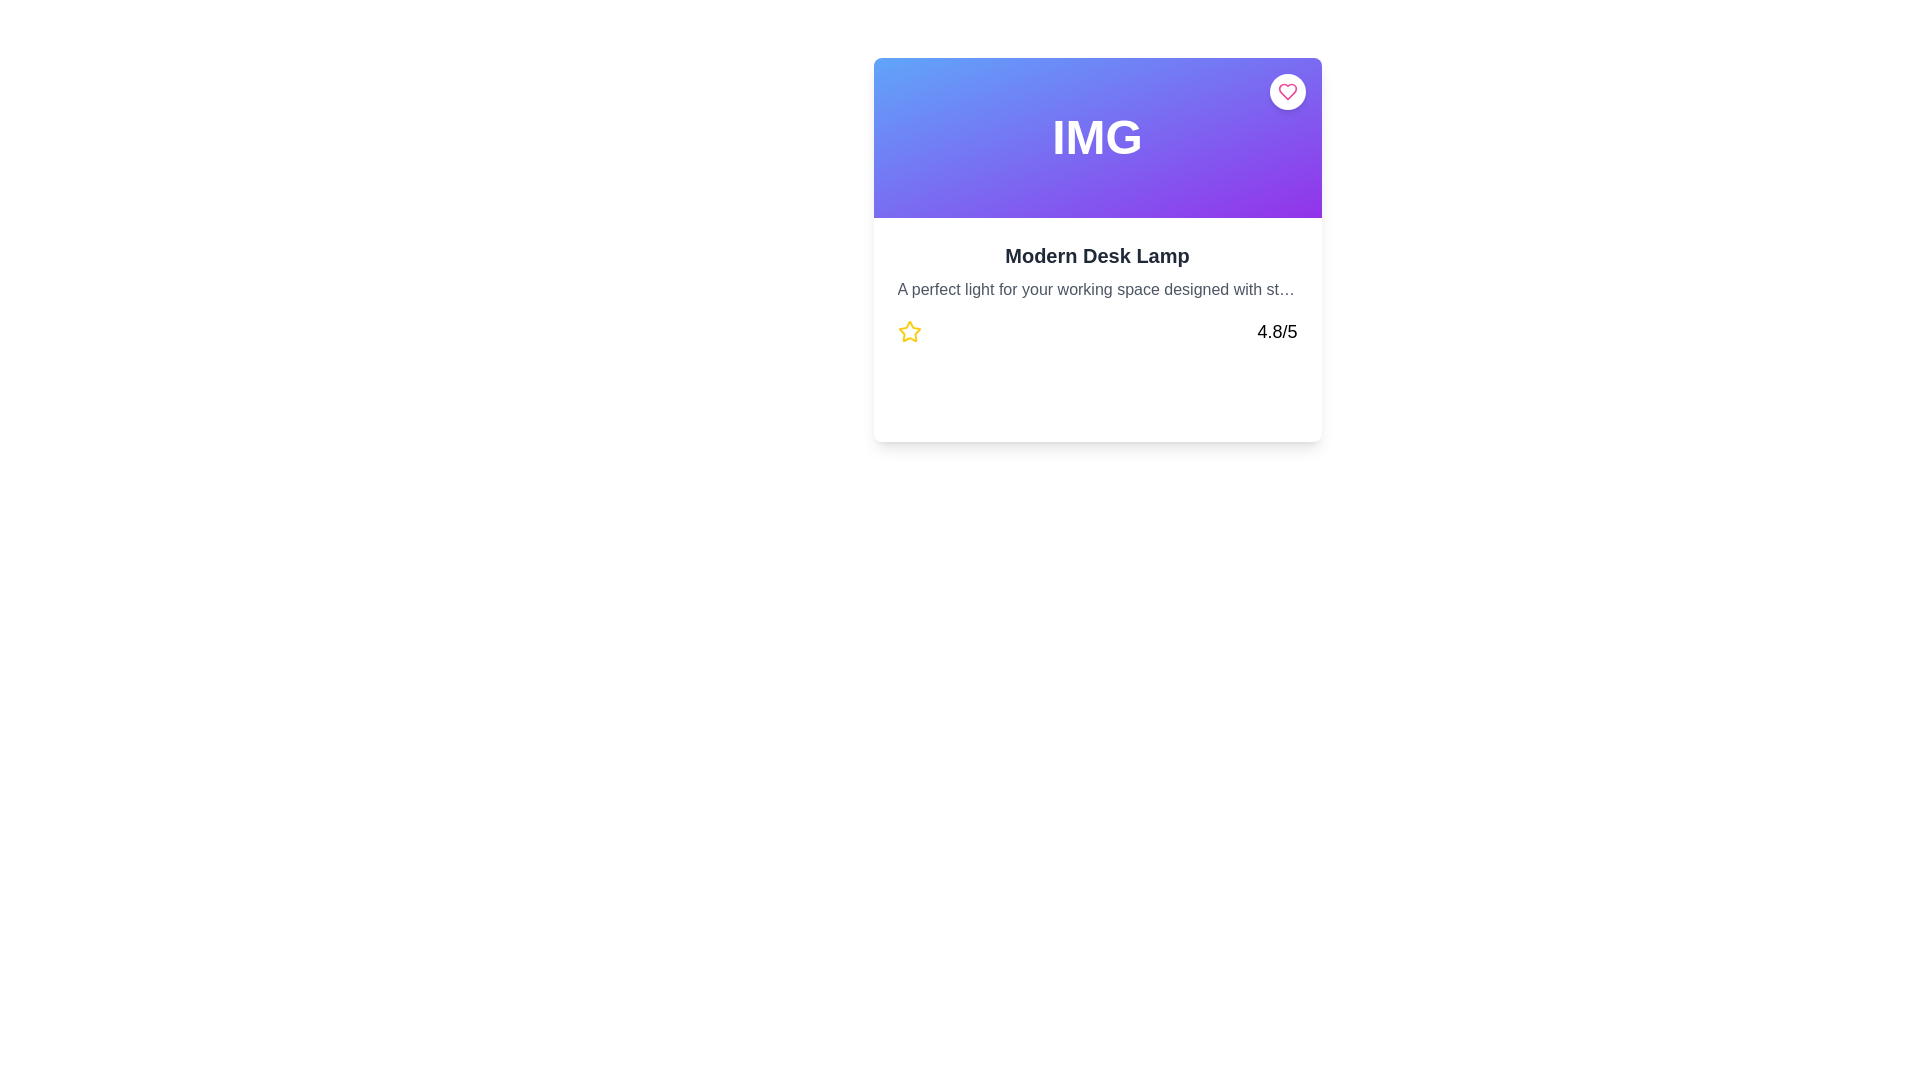 Image resolution: width=1920 pixels, height=1080 pixels. Describe the element at coordinates (1287, 92) in the screenshot. I see `the heart-shaped pink icon located in the top-right corner of the card component to mark it as favorite or like` at that location.